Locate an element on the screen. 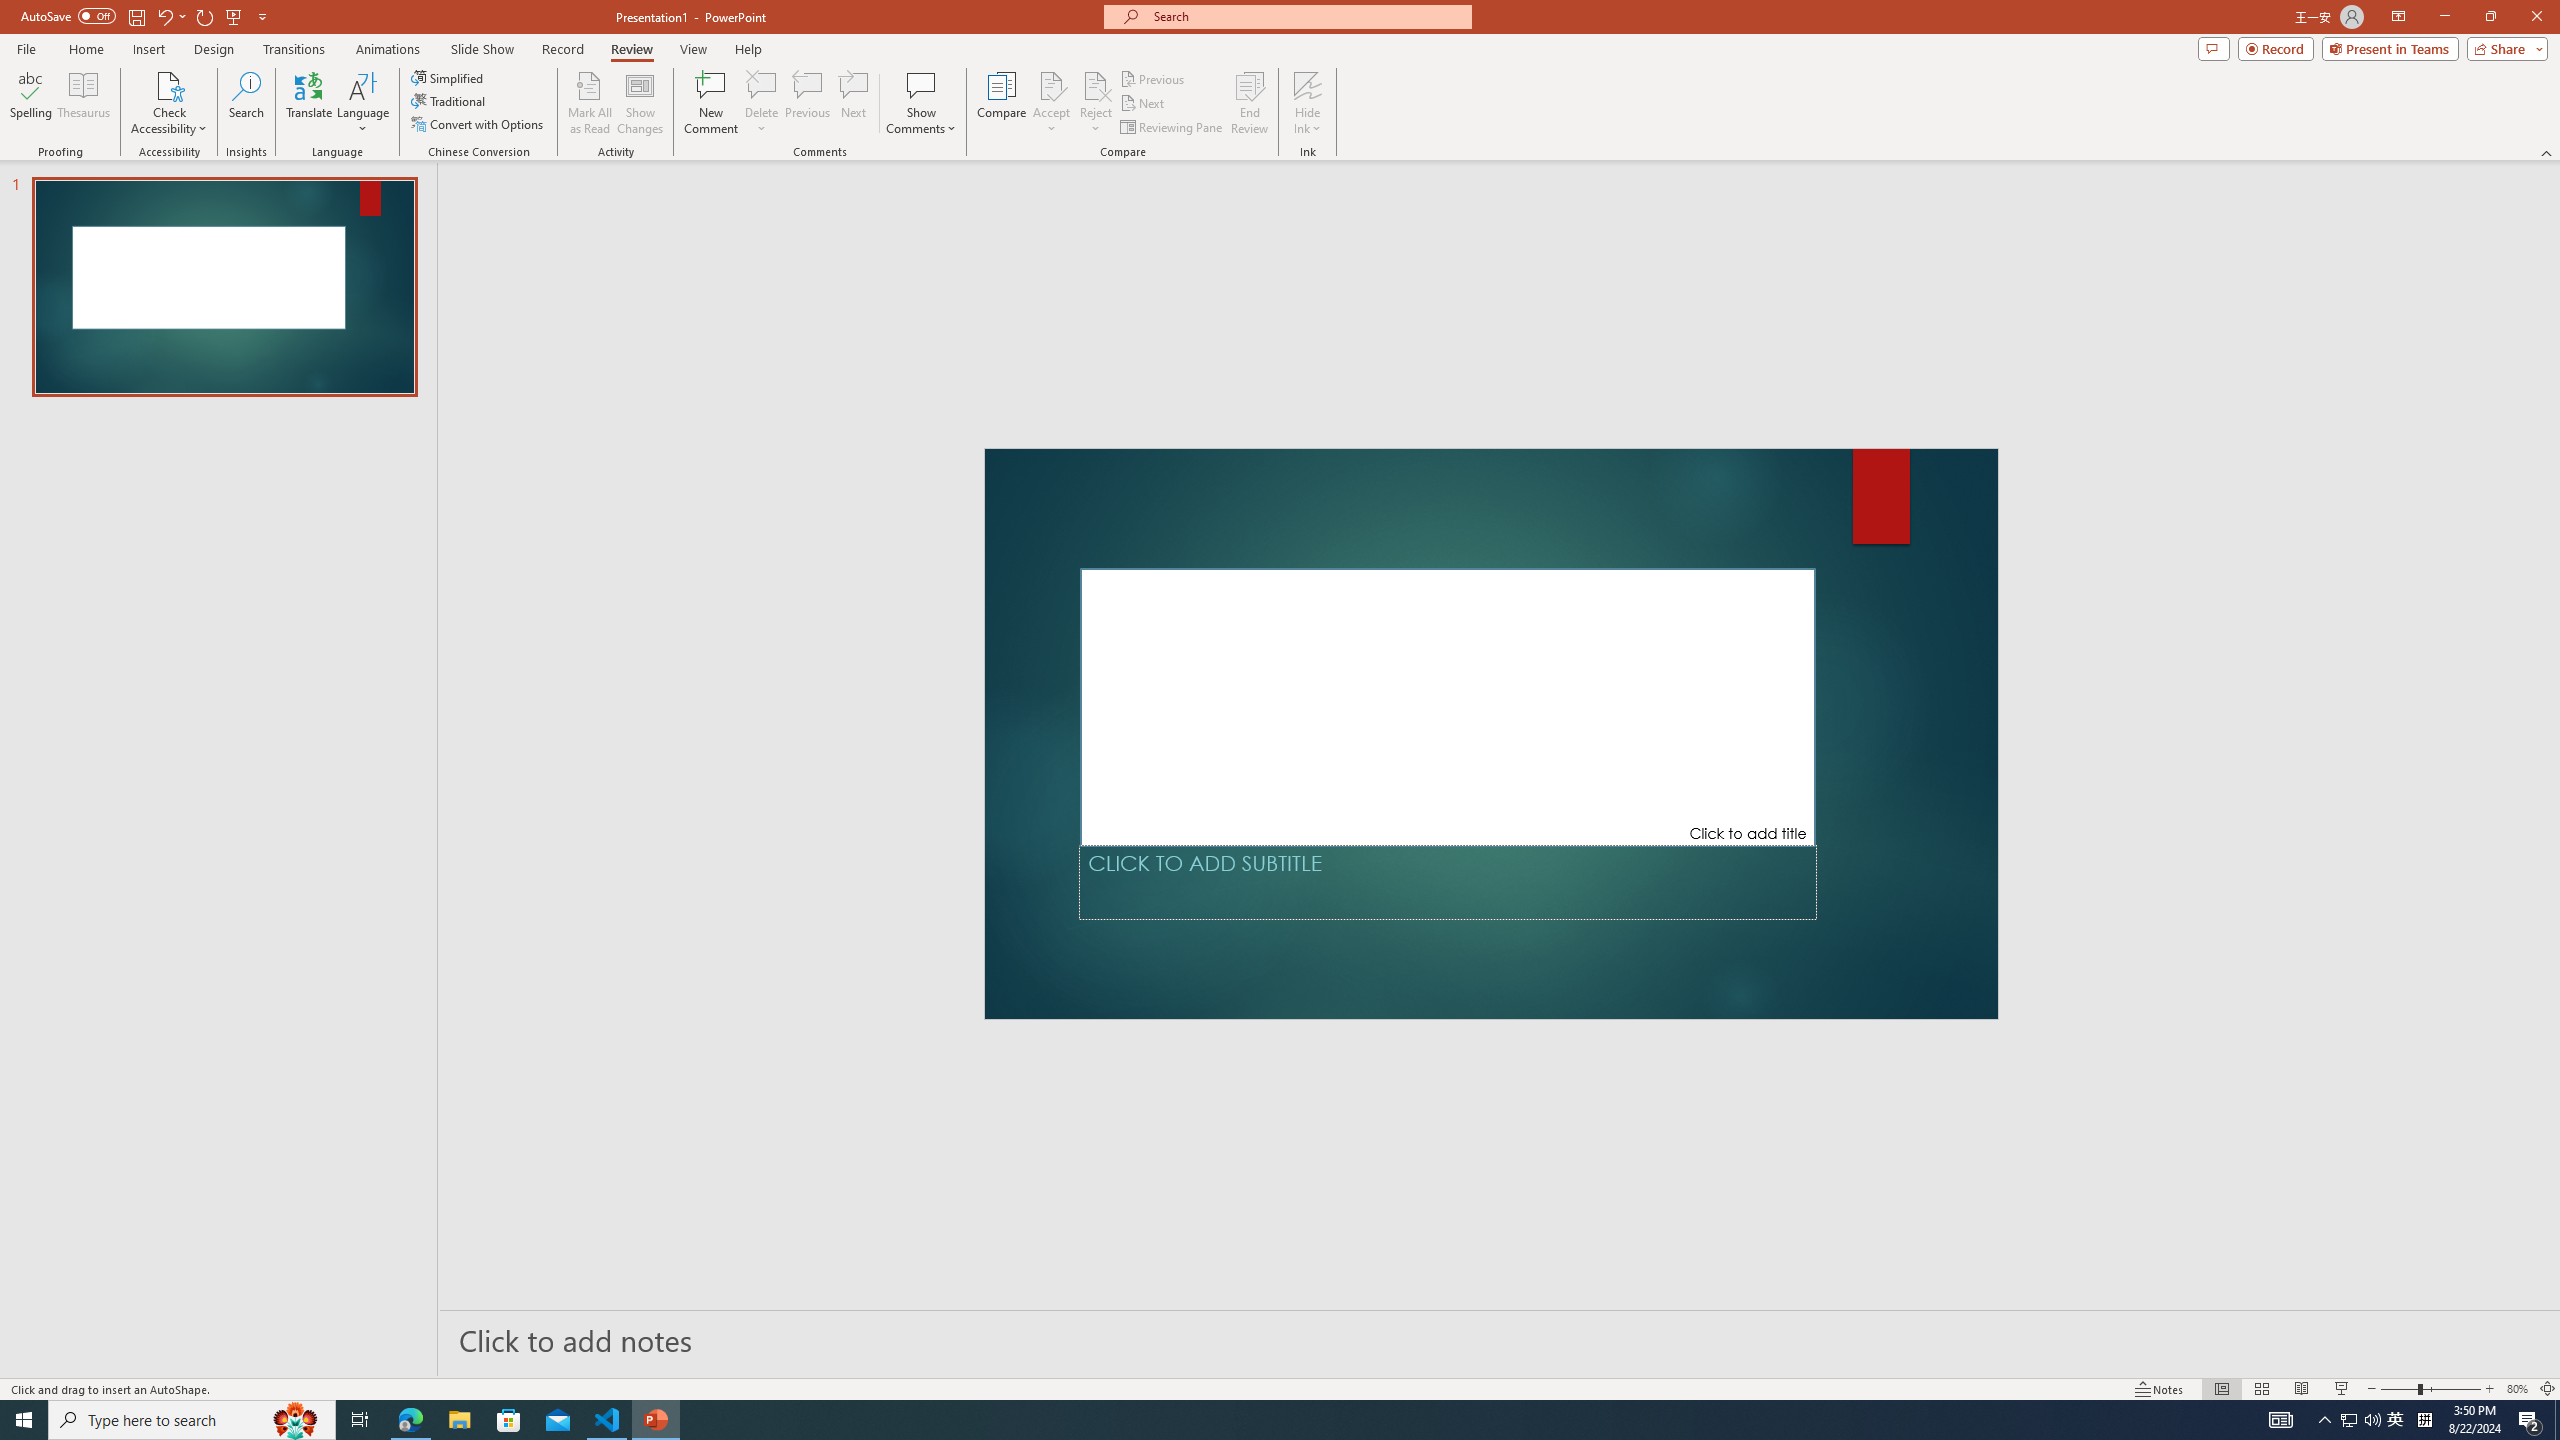  'Share' is located at coordinates (2502, 47).